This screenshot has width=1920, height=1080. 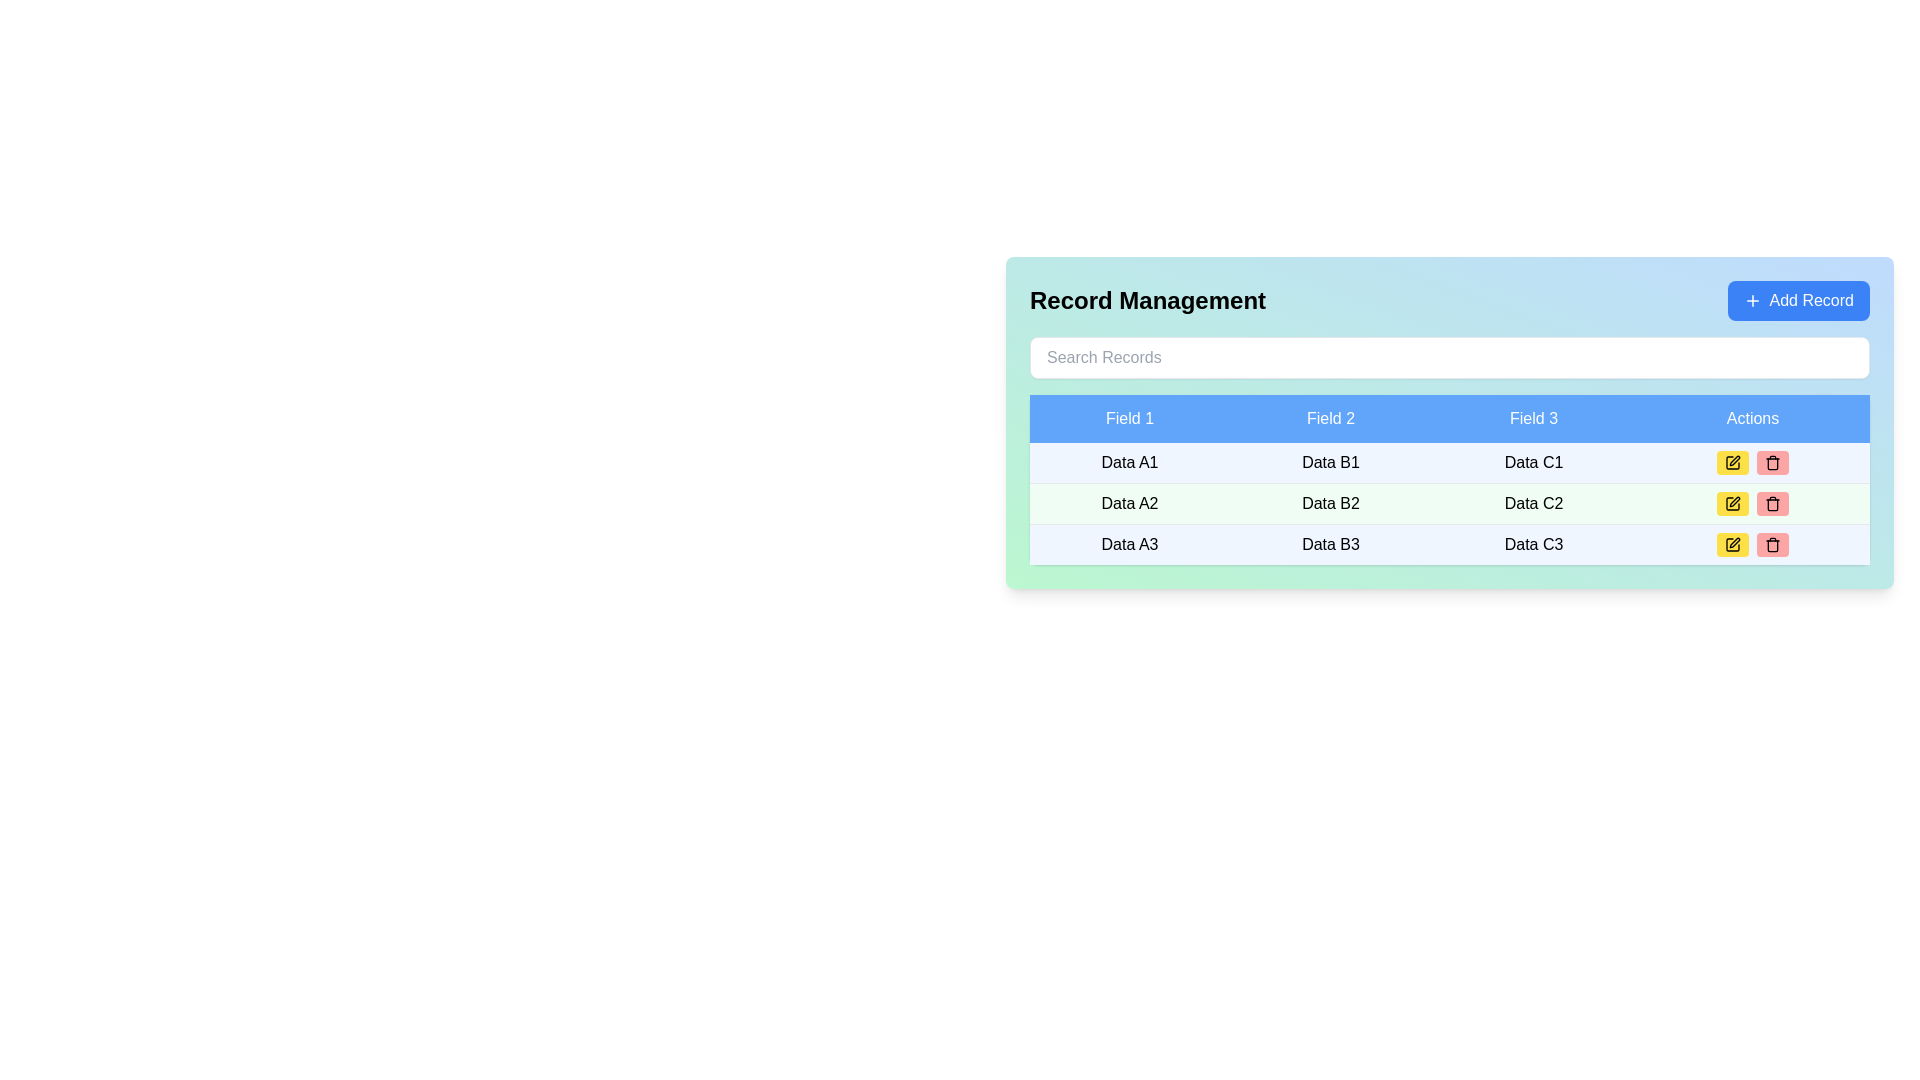 What do you see at coordinates (1731, 503) in the screenshot?
I see `the pen icon button in the Actions column of the second row of the table` at bounding box center [1731, 503].